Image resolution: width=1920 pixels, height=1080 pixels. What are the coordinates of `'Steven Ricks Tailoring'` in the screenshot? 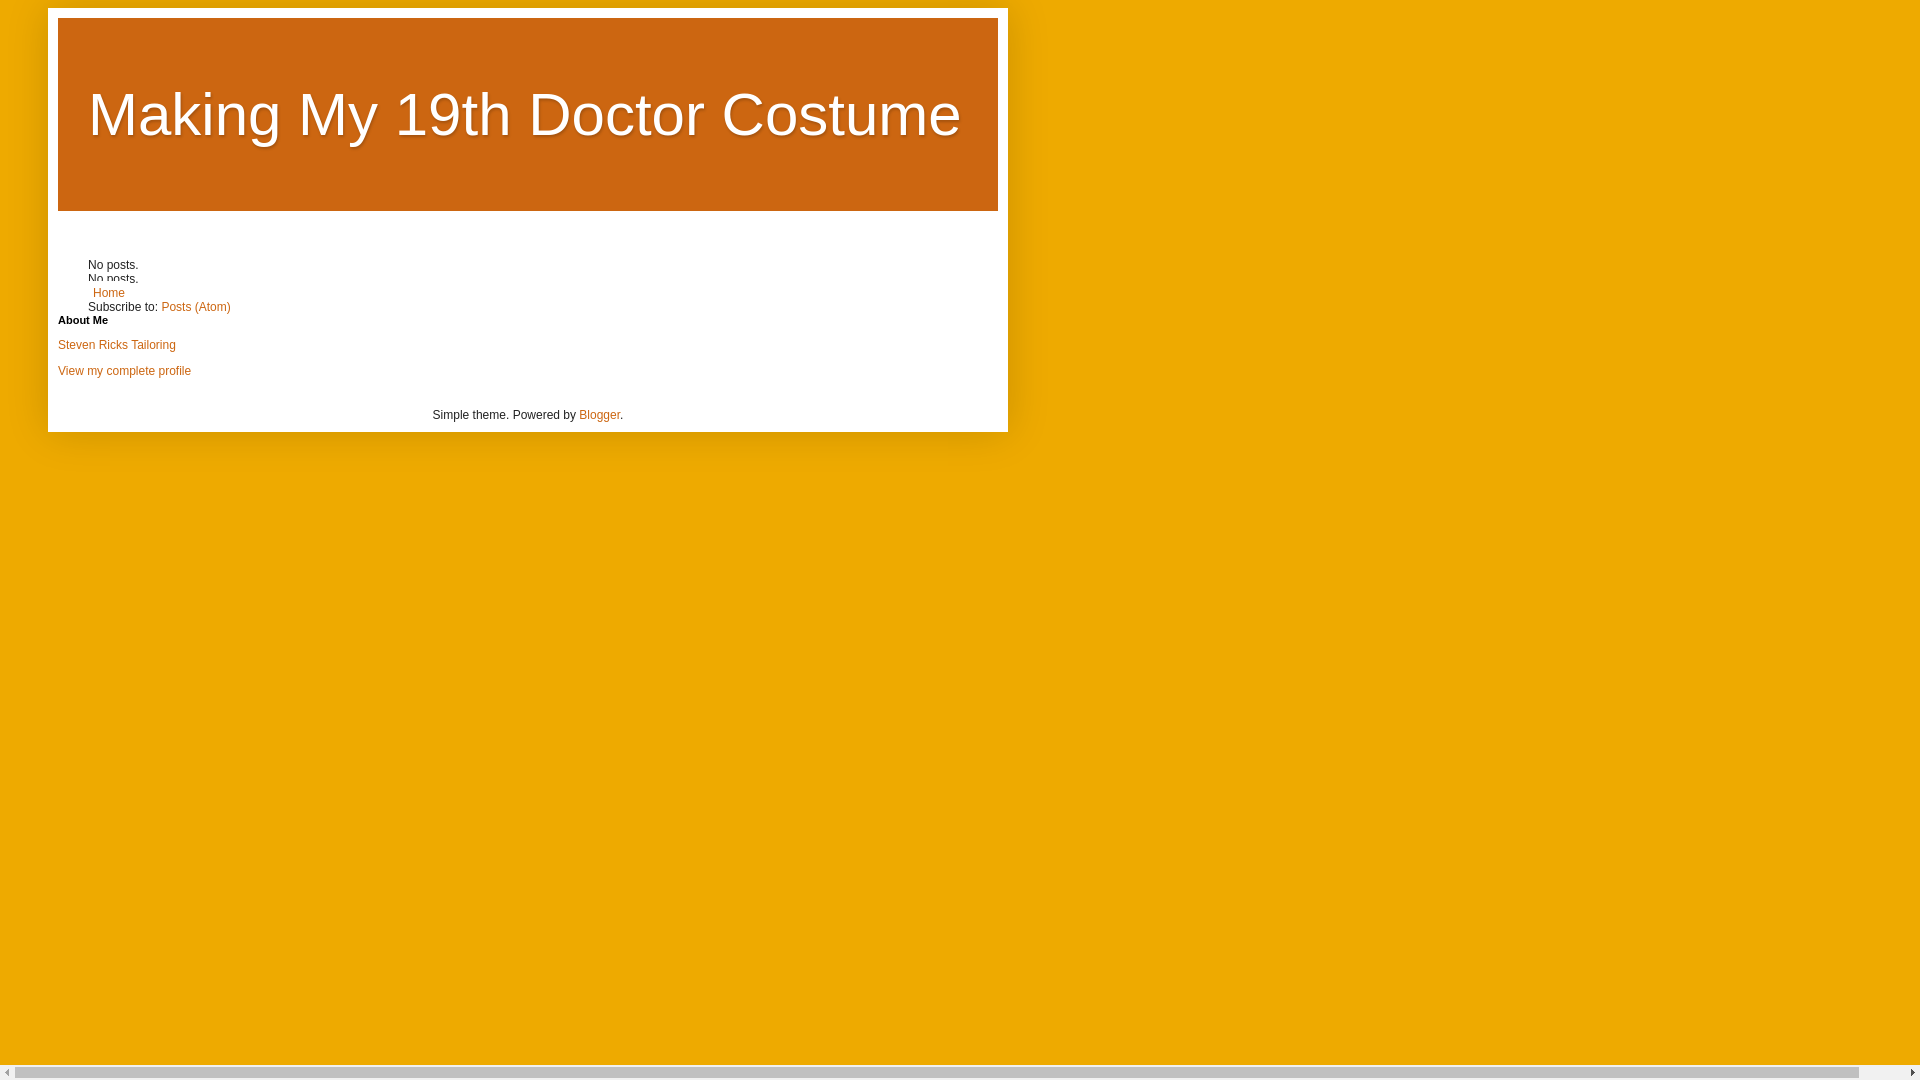 It's located at (115, 343).